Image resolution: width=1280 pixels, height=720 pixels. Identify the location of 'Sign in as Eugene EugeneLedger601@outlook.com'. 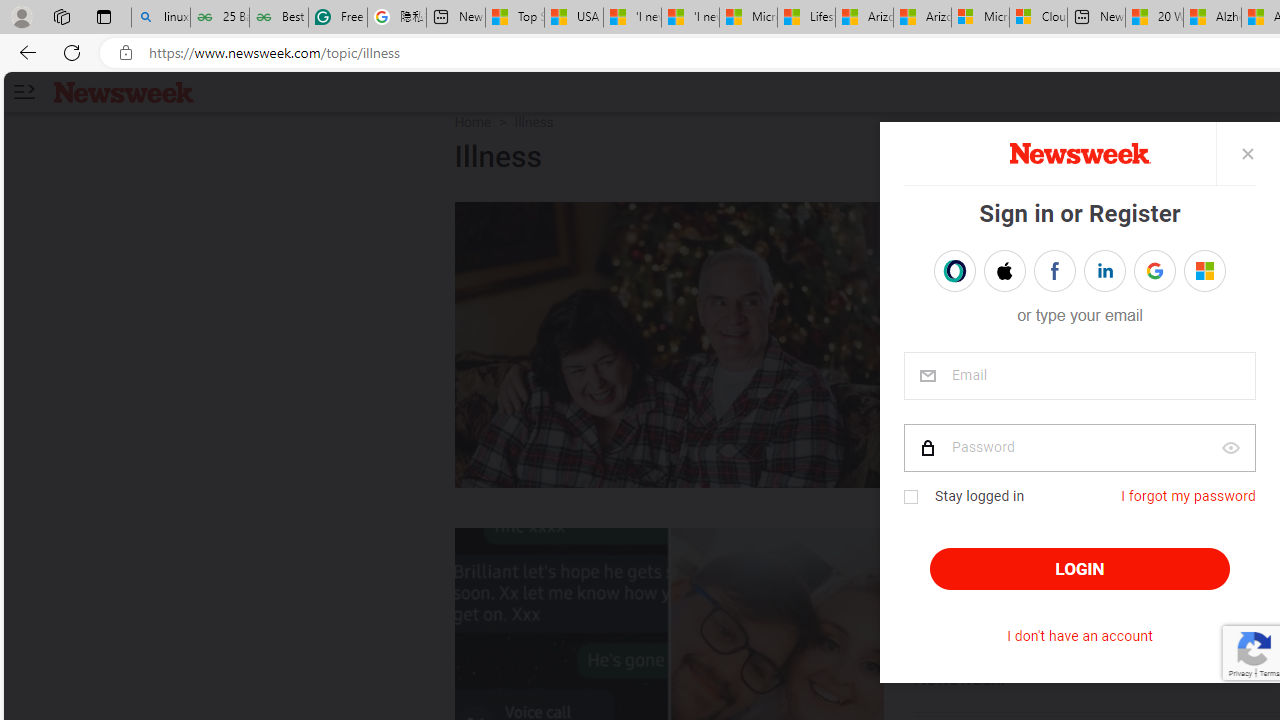
(1203, 271).